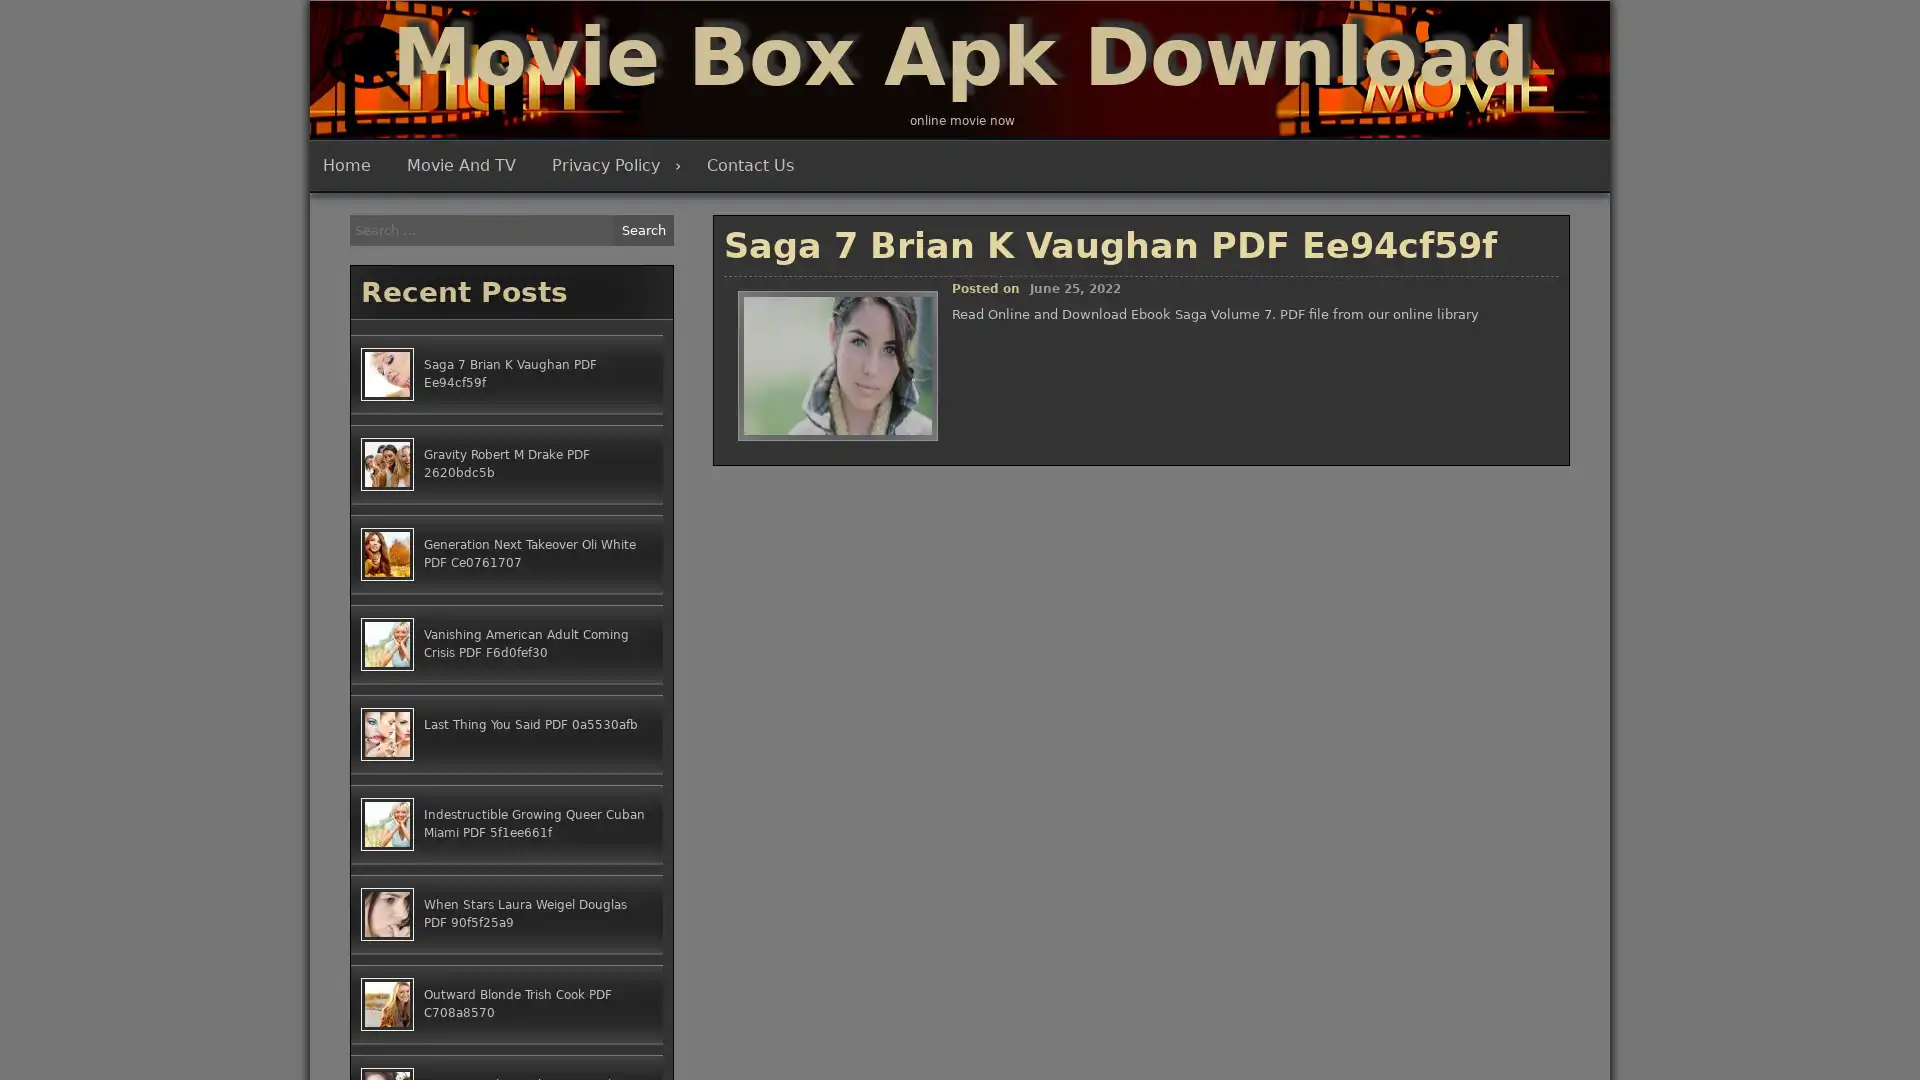 This screenshot has width=1920, height=1080. I want to click on Search, so click(643, 229).